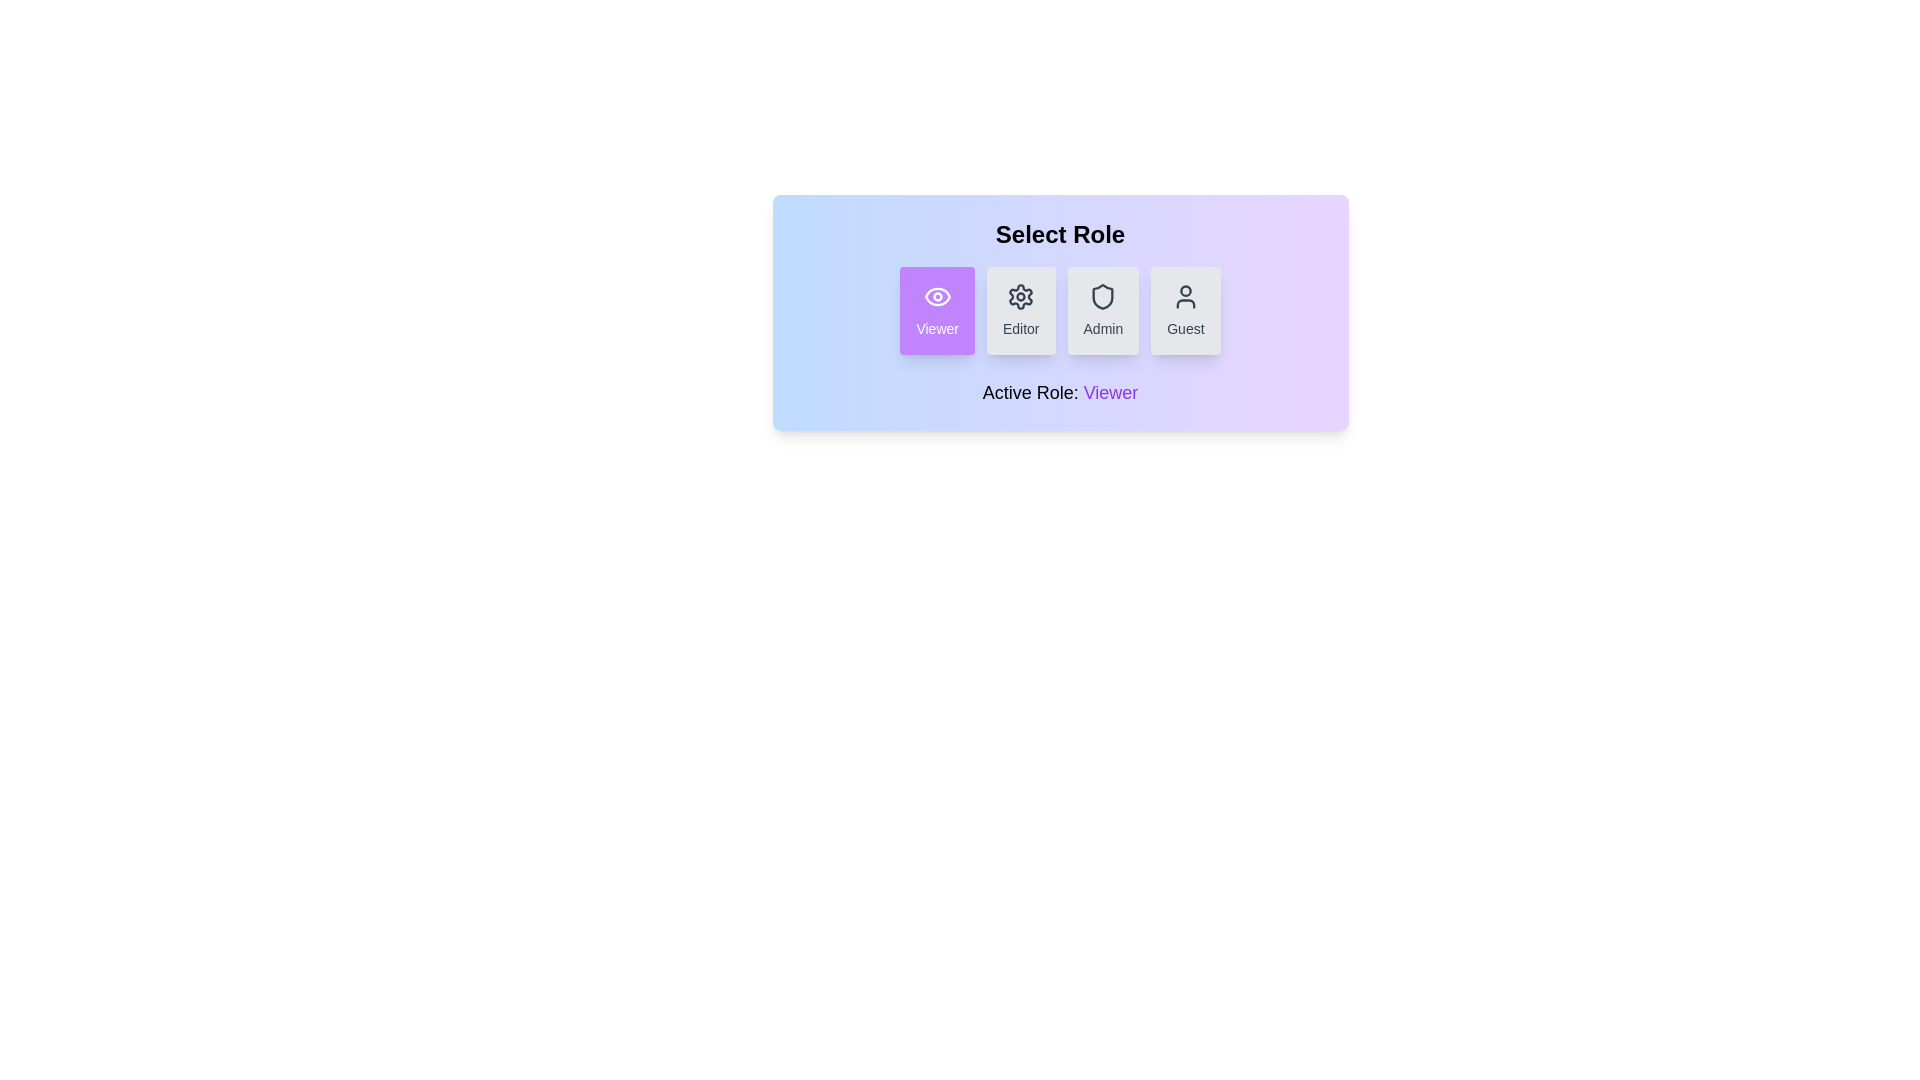  I want to click on the role button corresponding to Viewer, so click(936, 311).